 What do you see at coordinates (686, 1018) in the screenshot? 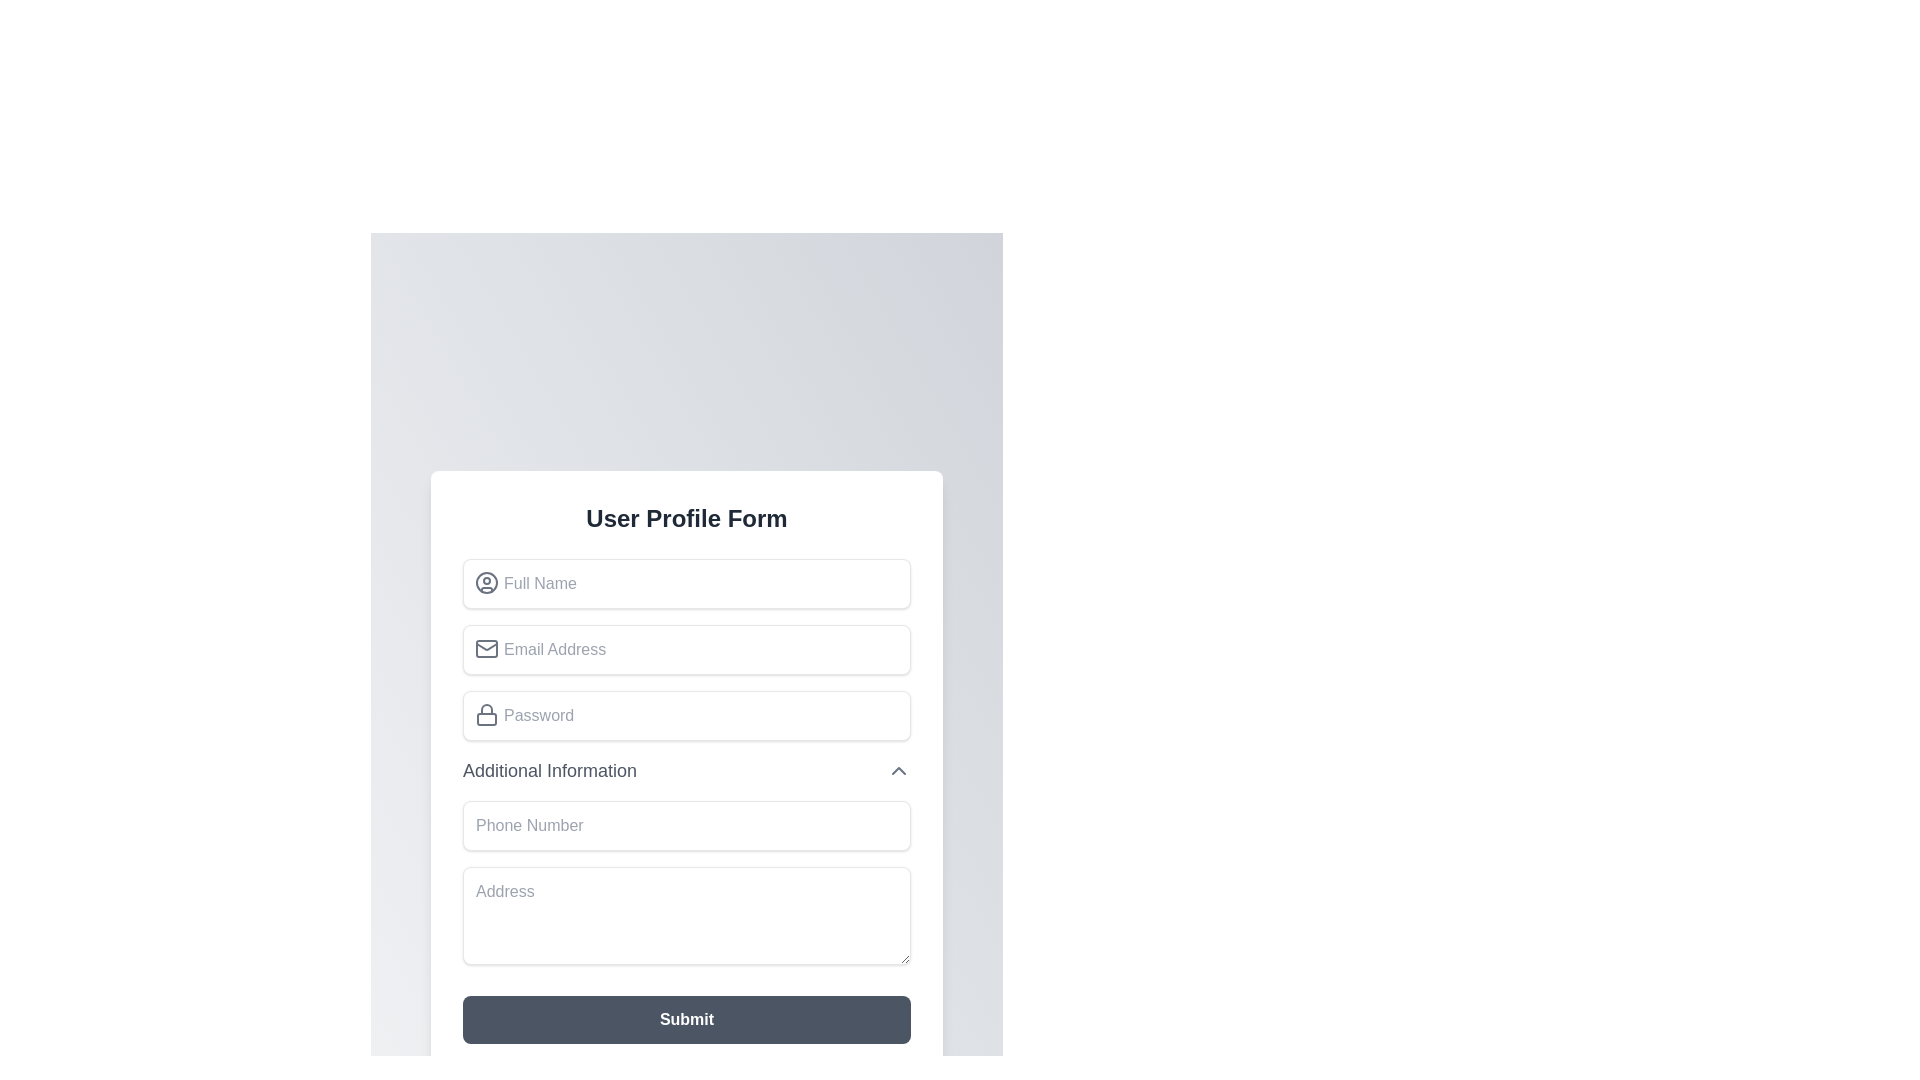
I see `the submit button located at the bottom of the form layout, which triggers the form submission event` at bounding box center [686, 1018].